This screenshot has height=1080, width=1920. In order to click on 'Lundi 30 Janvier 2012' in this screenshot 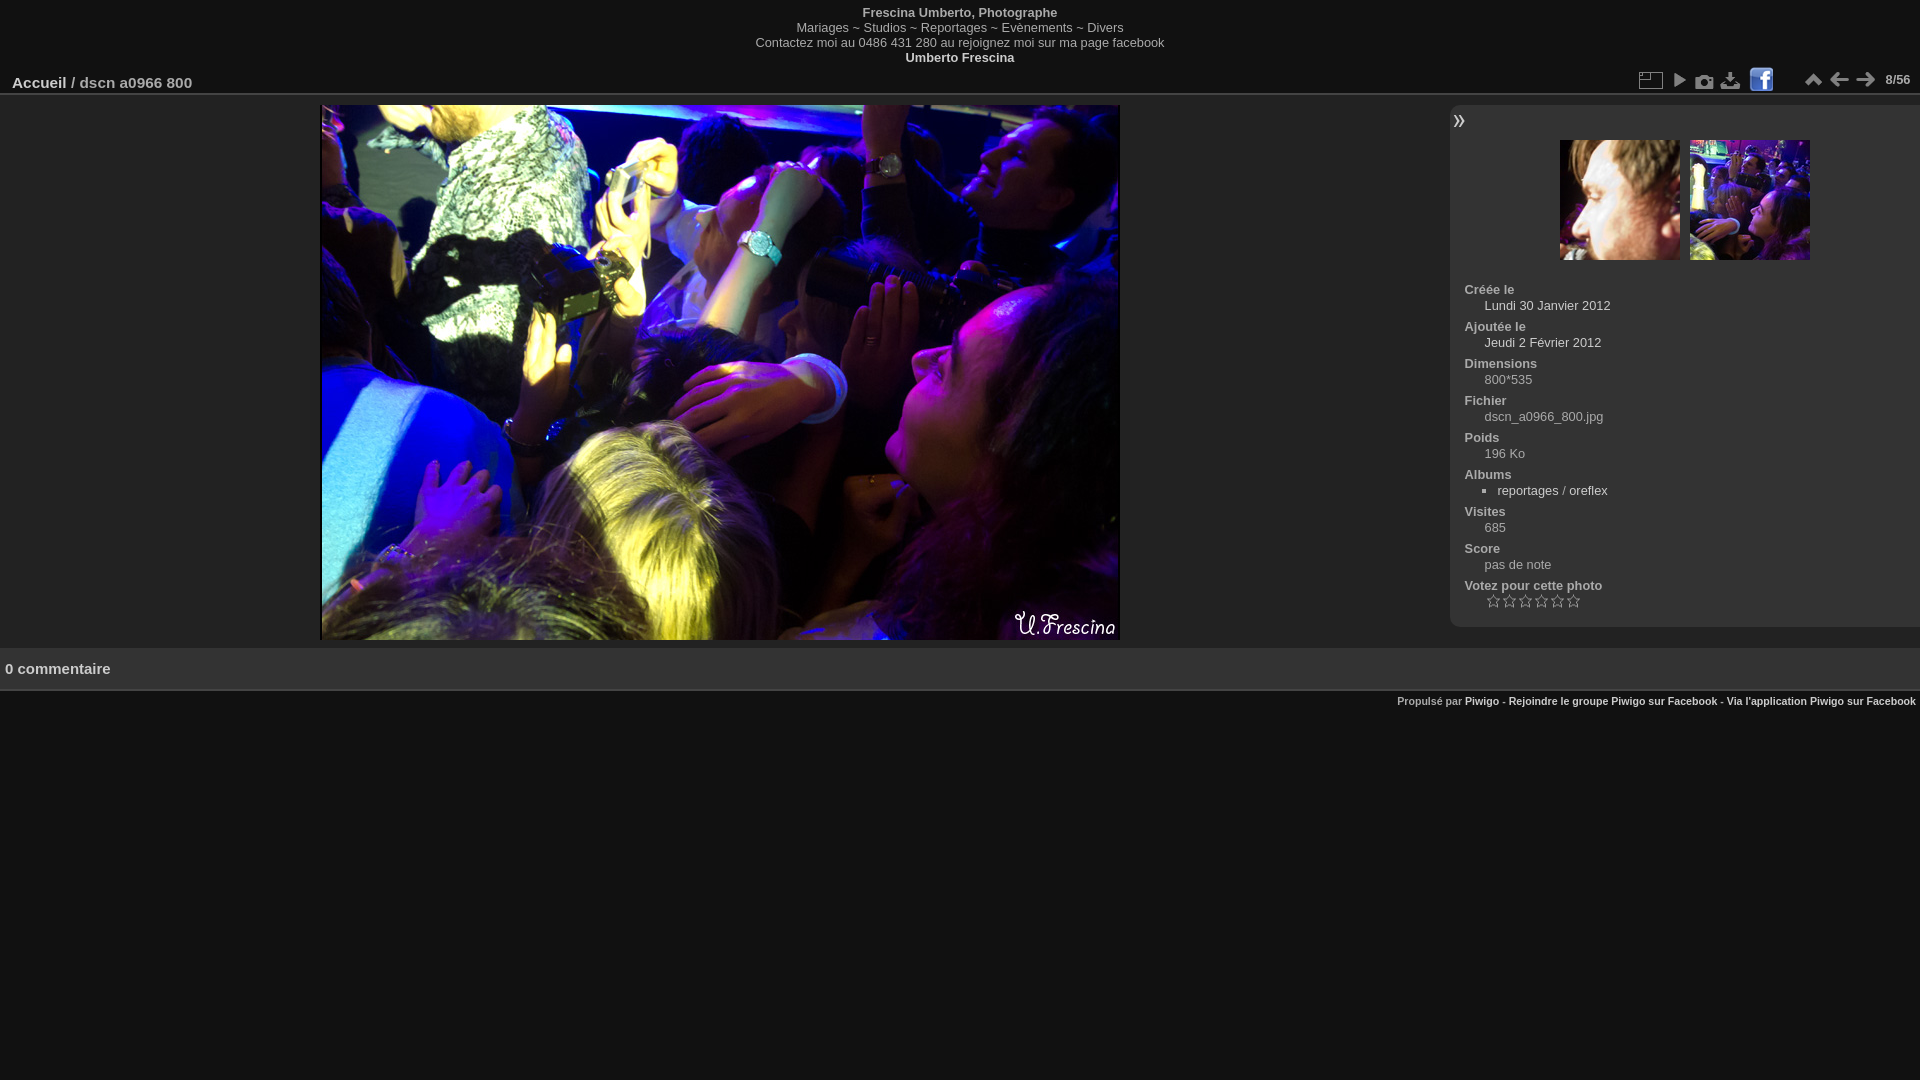, I will do `click(1547, 305)`.